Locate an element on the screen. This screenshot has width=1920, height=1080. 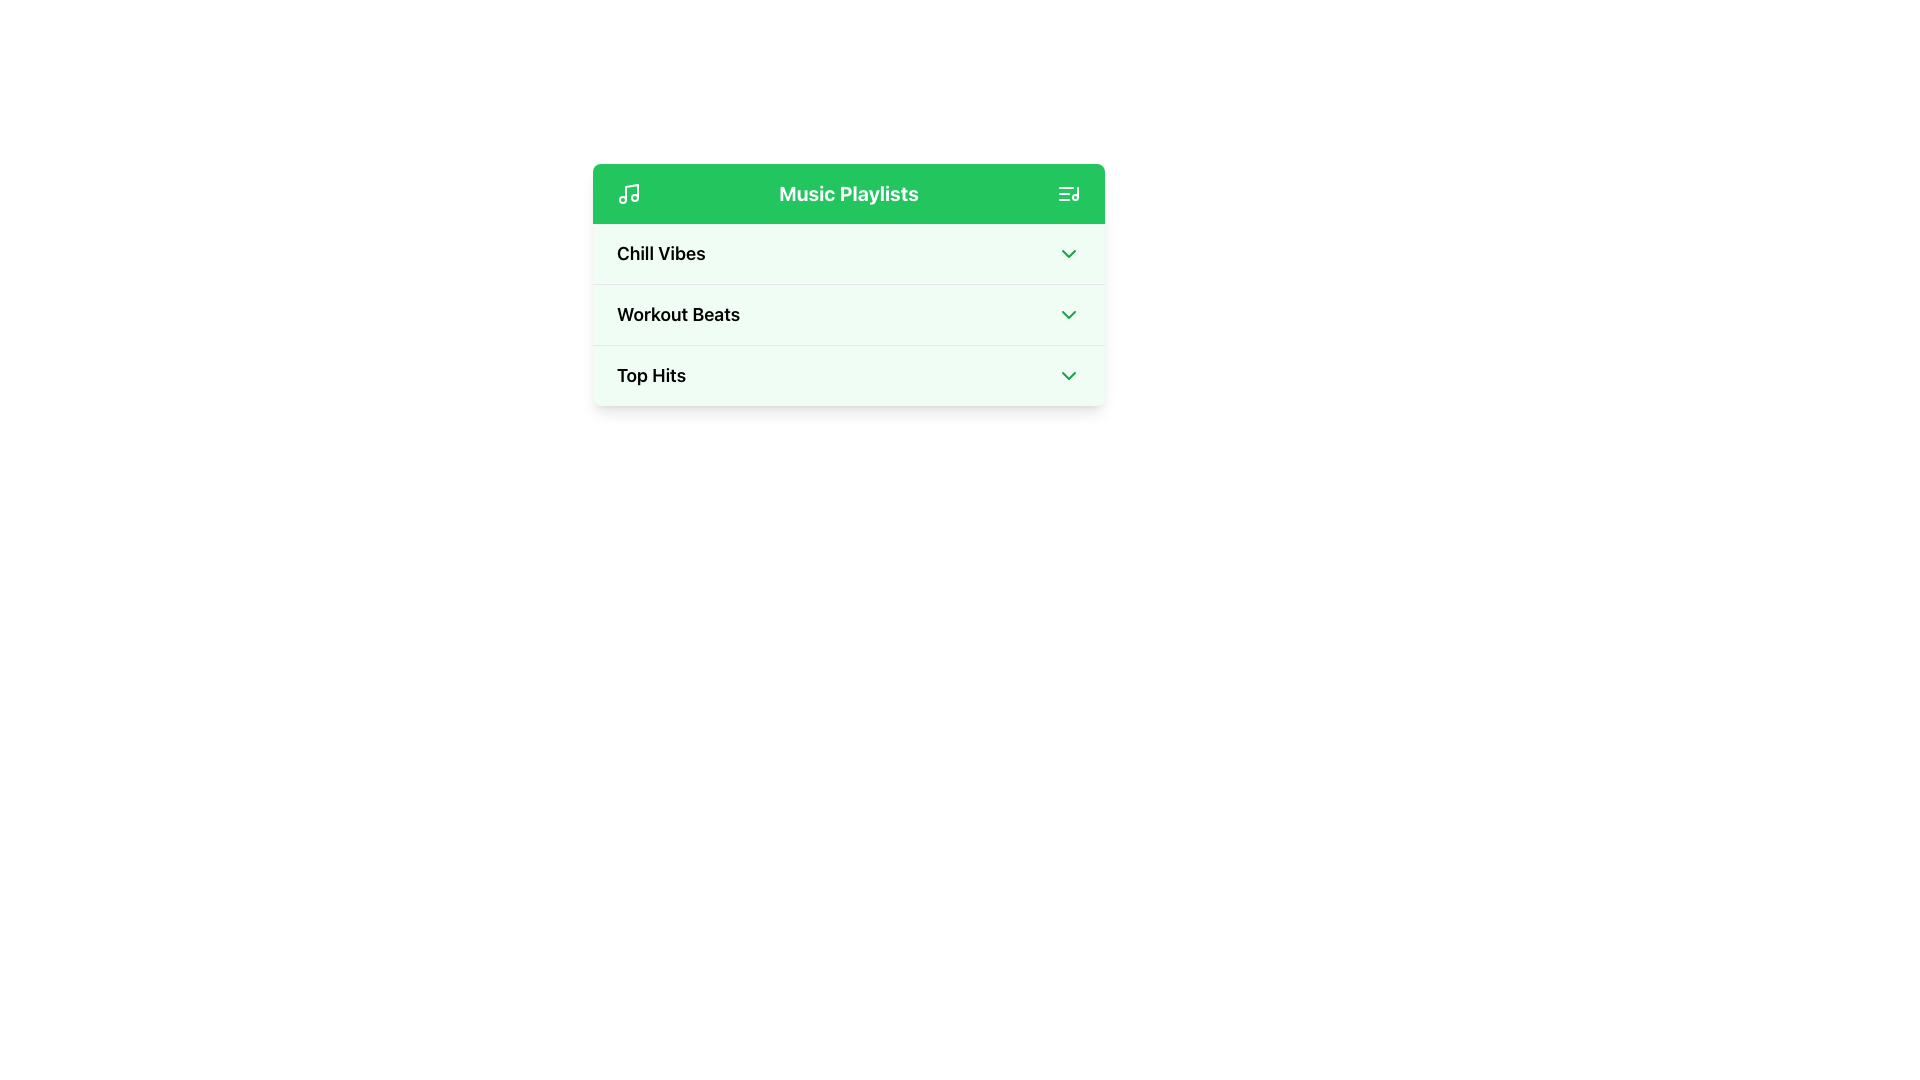
the text label displaying 'Workout Beats', which is the second entry in the music playlist list under 'Music Playlists' is located at coordinates (678, 315).